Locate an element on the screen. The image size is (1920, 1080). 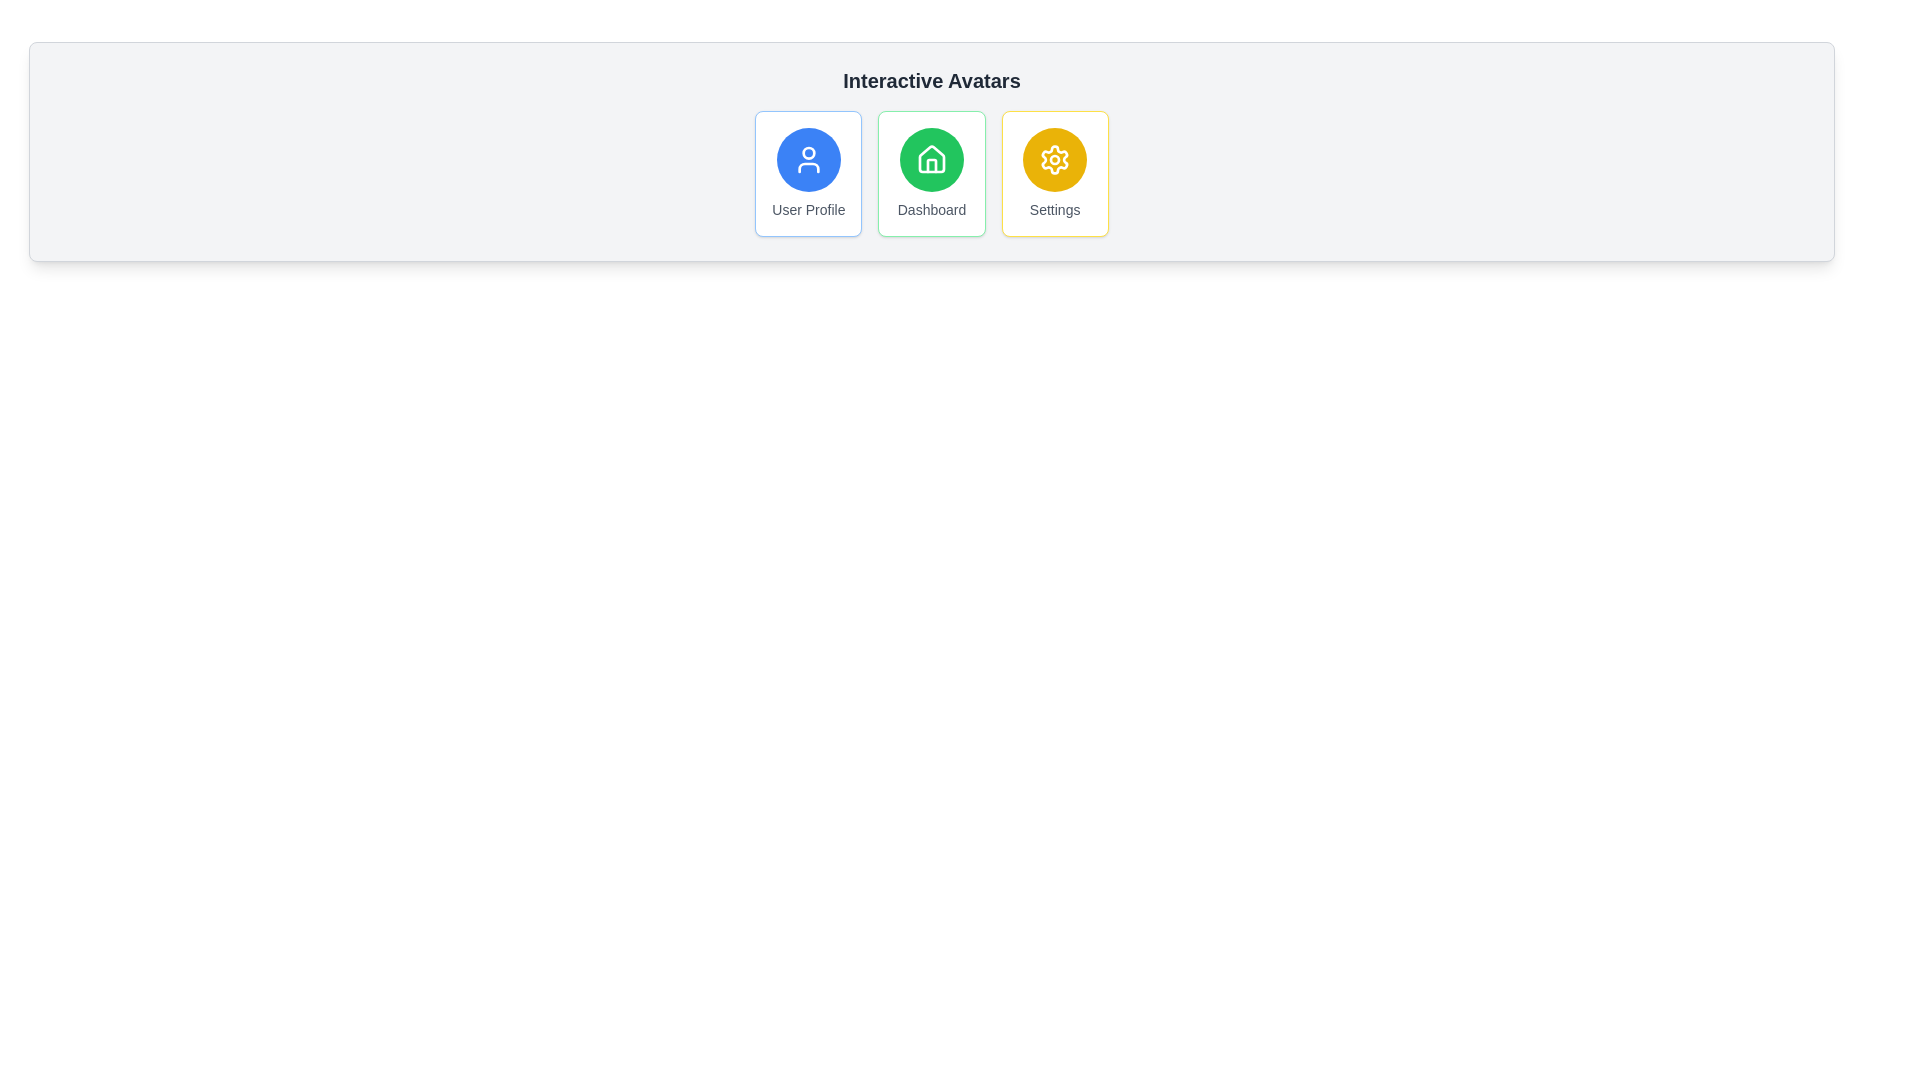
the 'Dashboard' icon, which is centrally located between 'User Profile' and 'Settings' is located at coordinates (930, 158).